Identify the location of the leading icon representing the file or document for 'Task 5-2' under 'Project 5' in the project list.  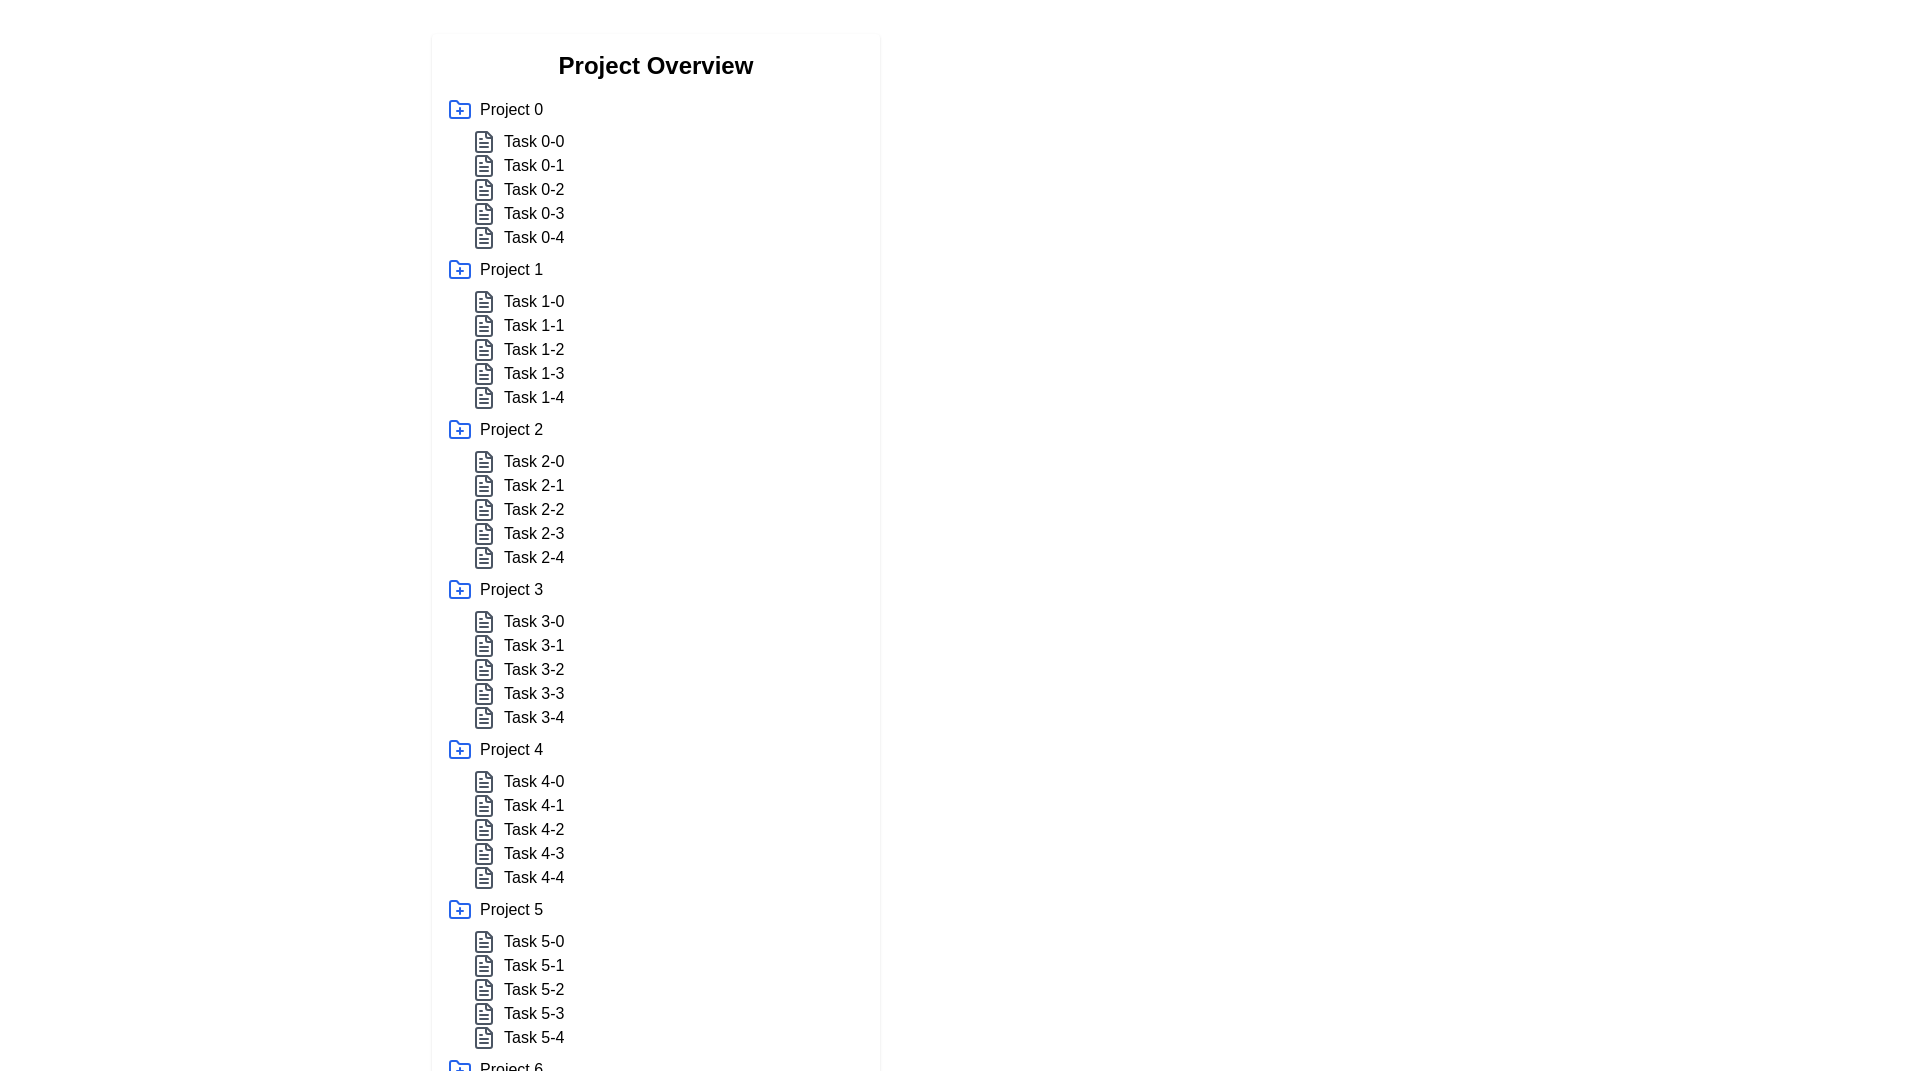
(484, 990).